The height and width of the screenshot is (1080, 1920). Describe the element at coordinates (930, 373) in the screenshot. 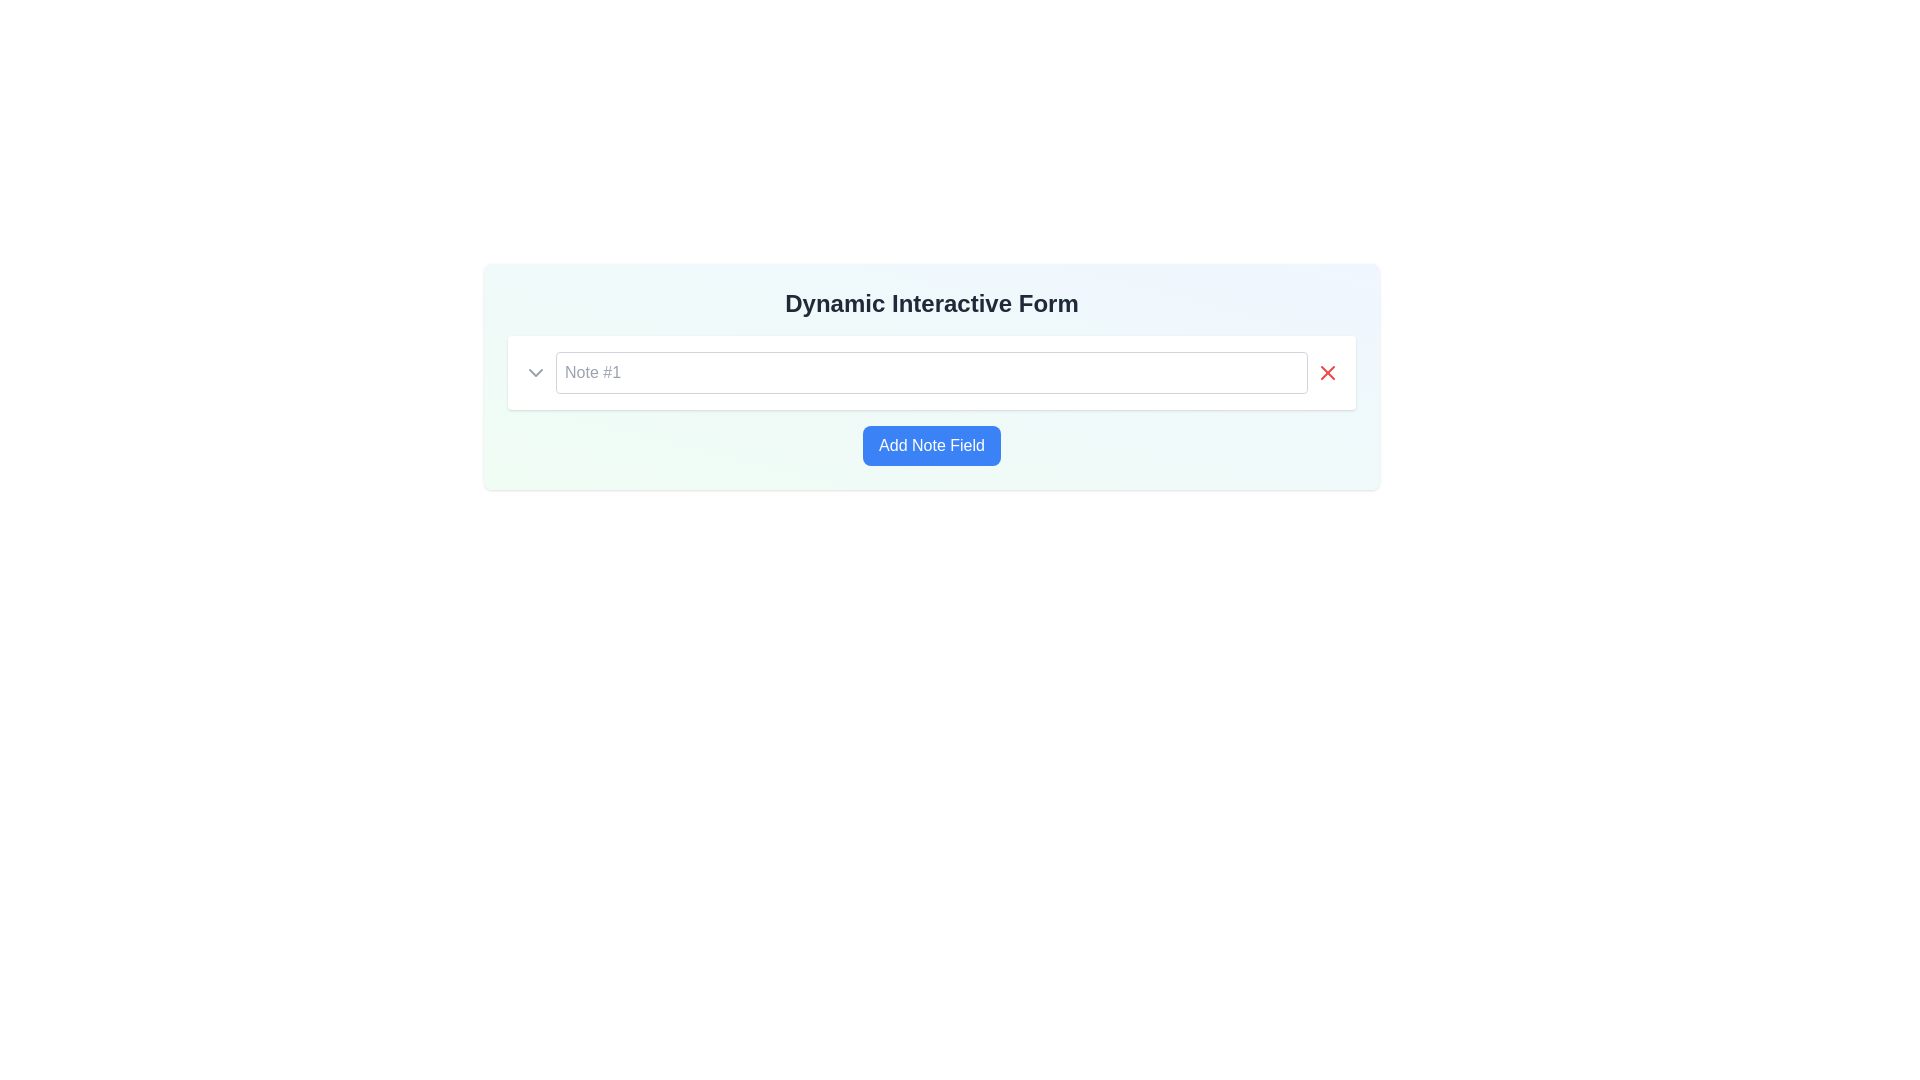

I see `the text input field with placeholder 'Note #1' for rearrangement` at that location.